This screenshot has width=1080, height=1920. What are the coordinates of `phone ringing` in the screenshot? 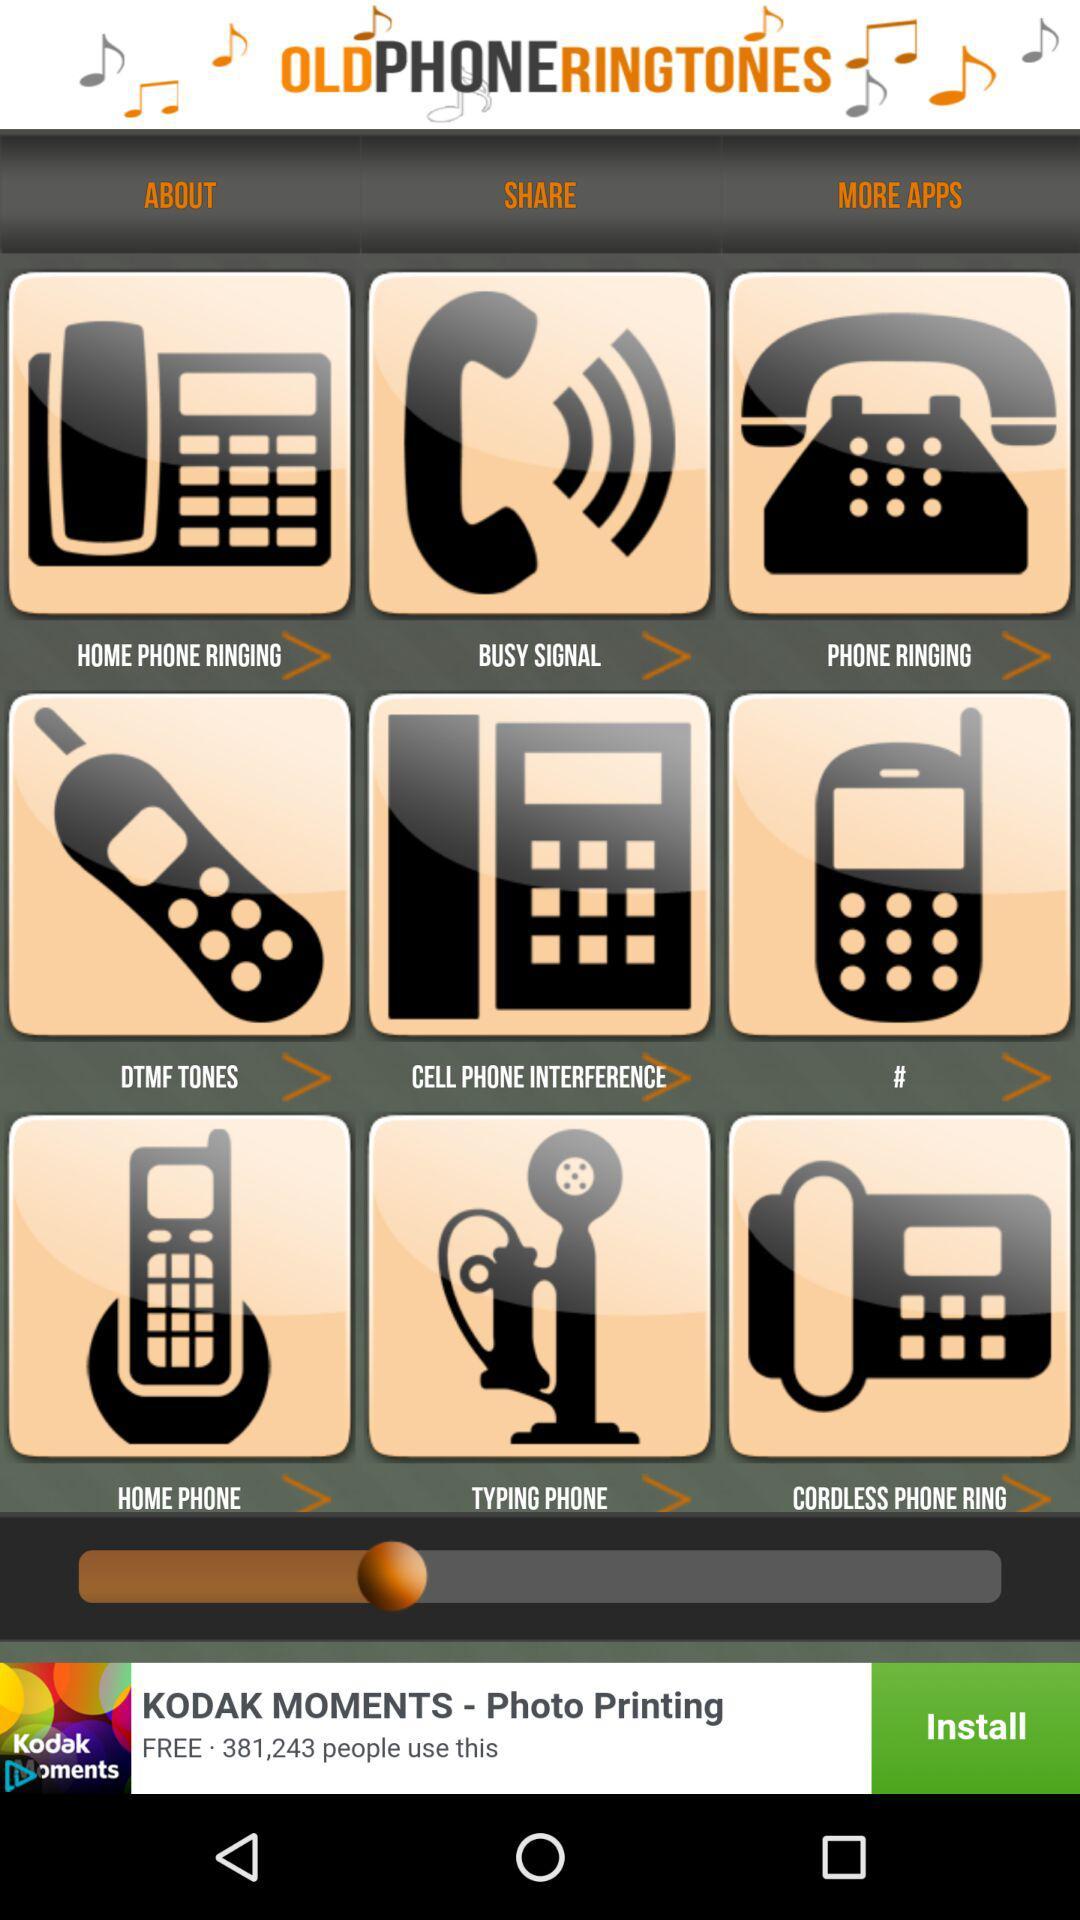 It's located at (898, 865).